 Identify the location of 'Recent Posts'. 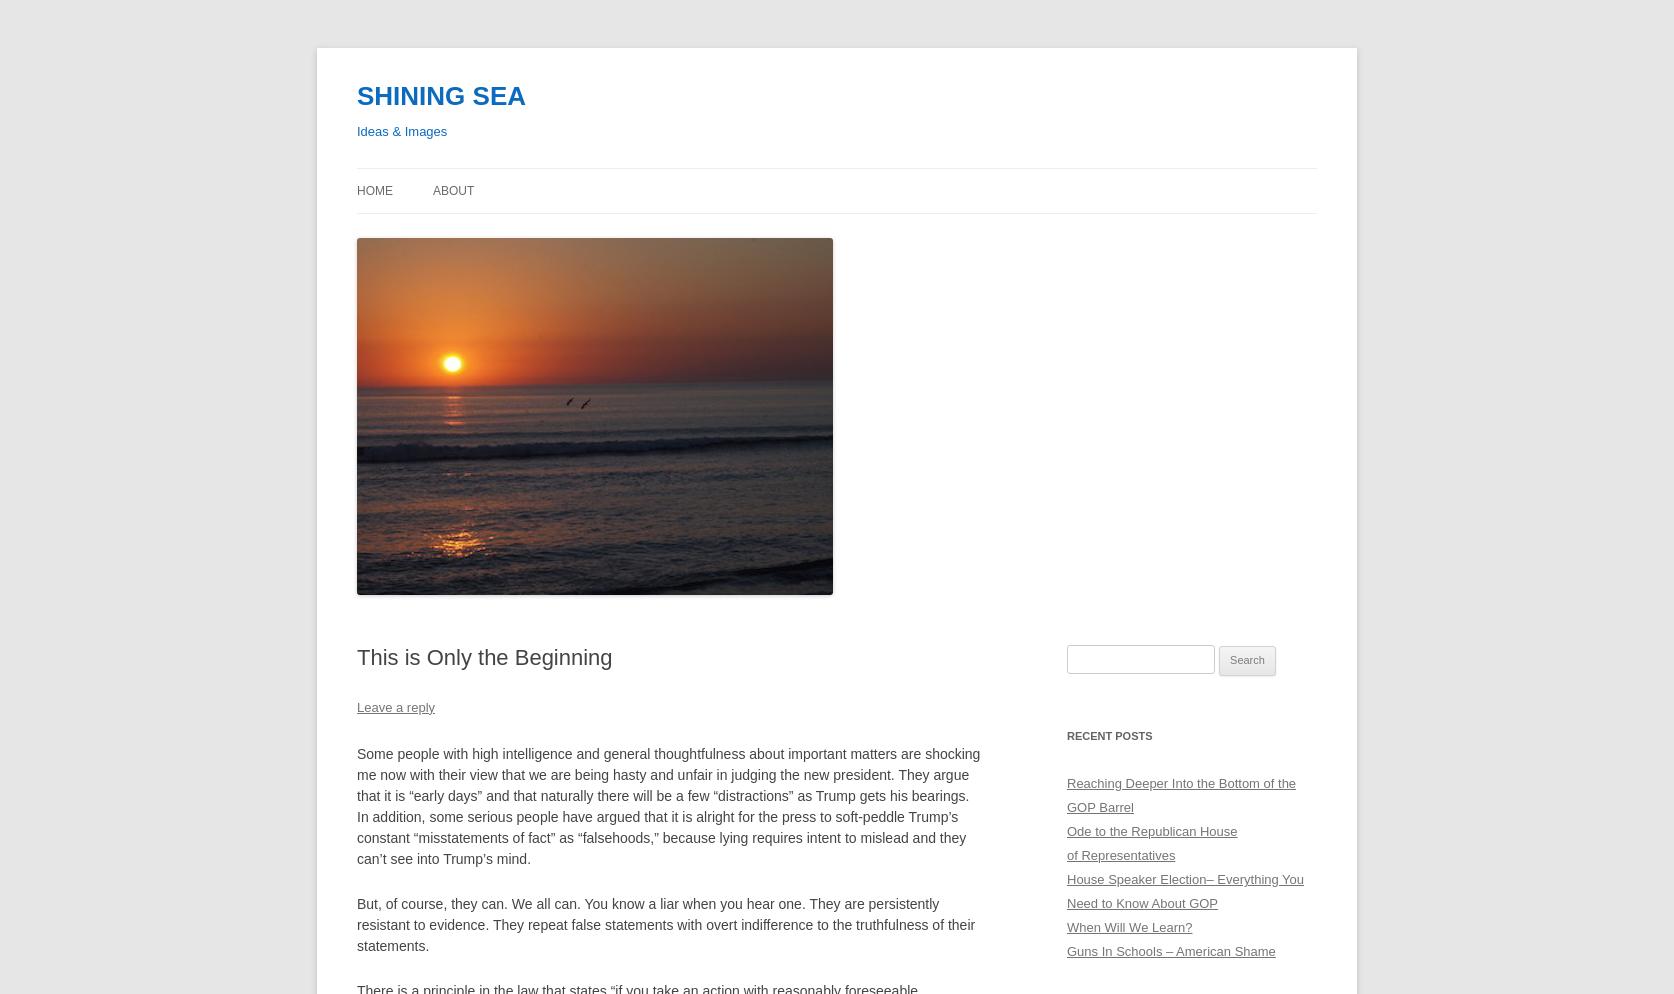
(1108, 735).